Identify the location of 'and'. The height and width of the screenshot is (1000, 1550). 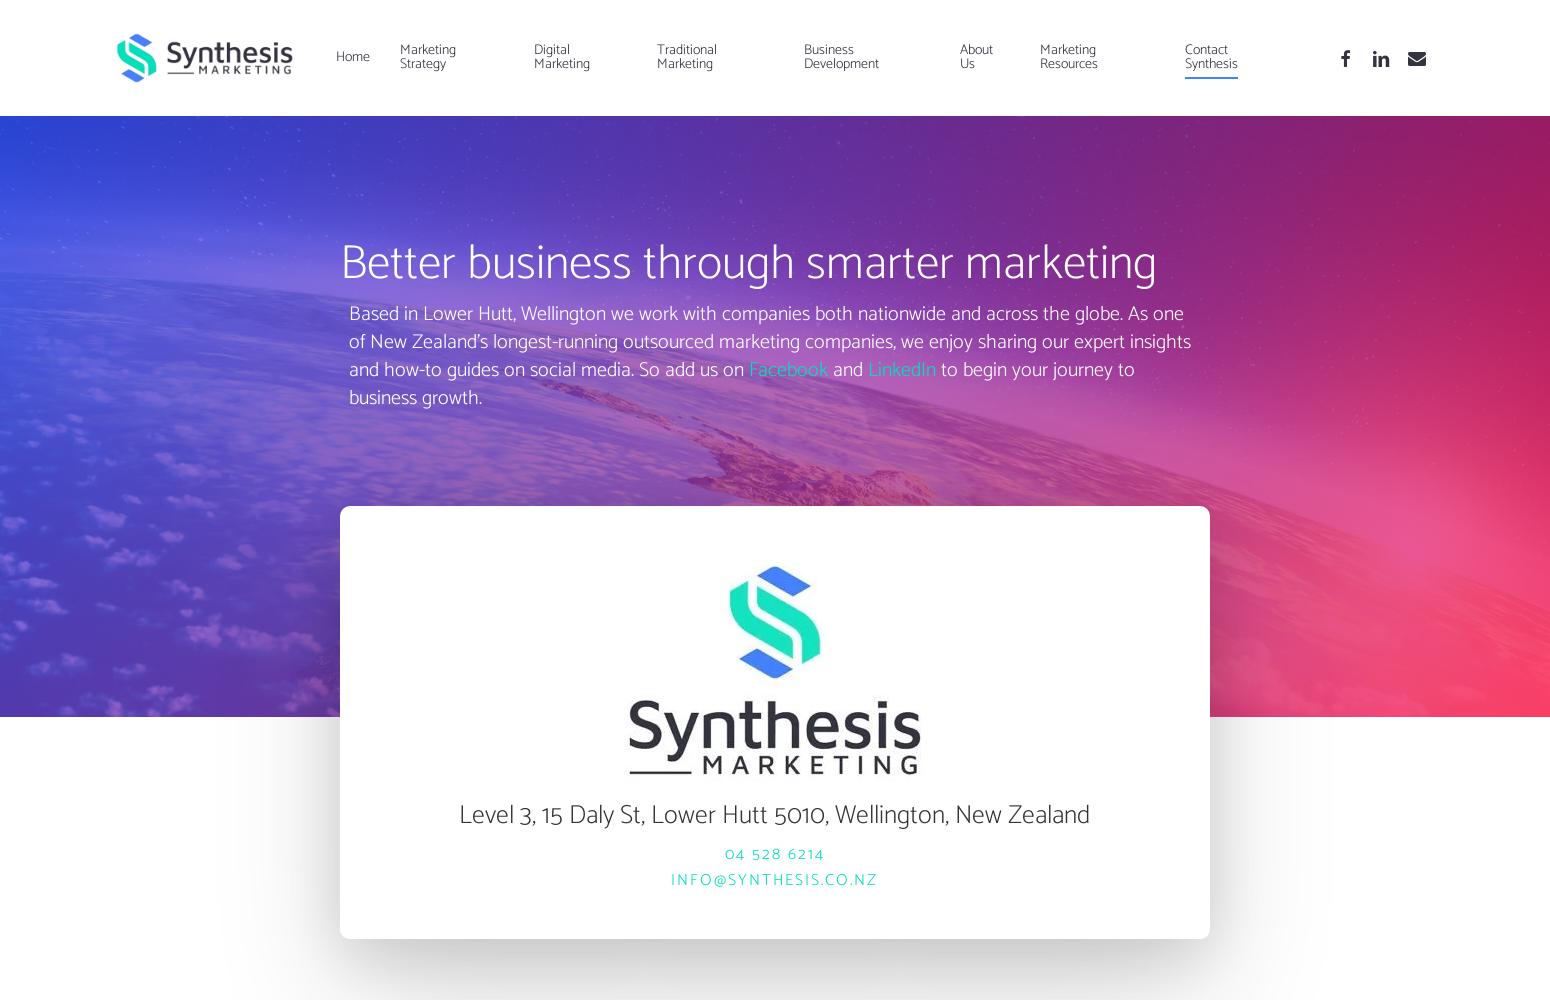
(846, 369).